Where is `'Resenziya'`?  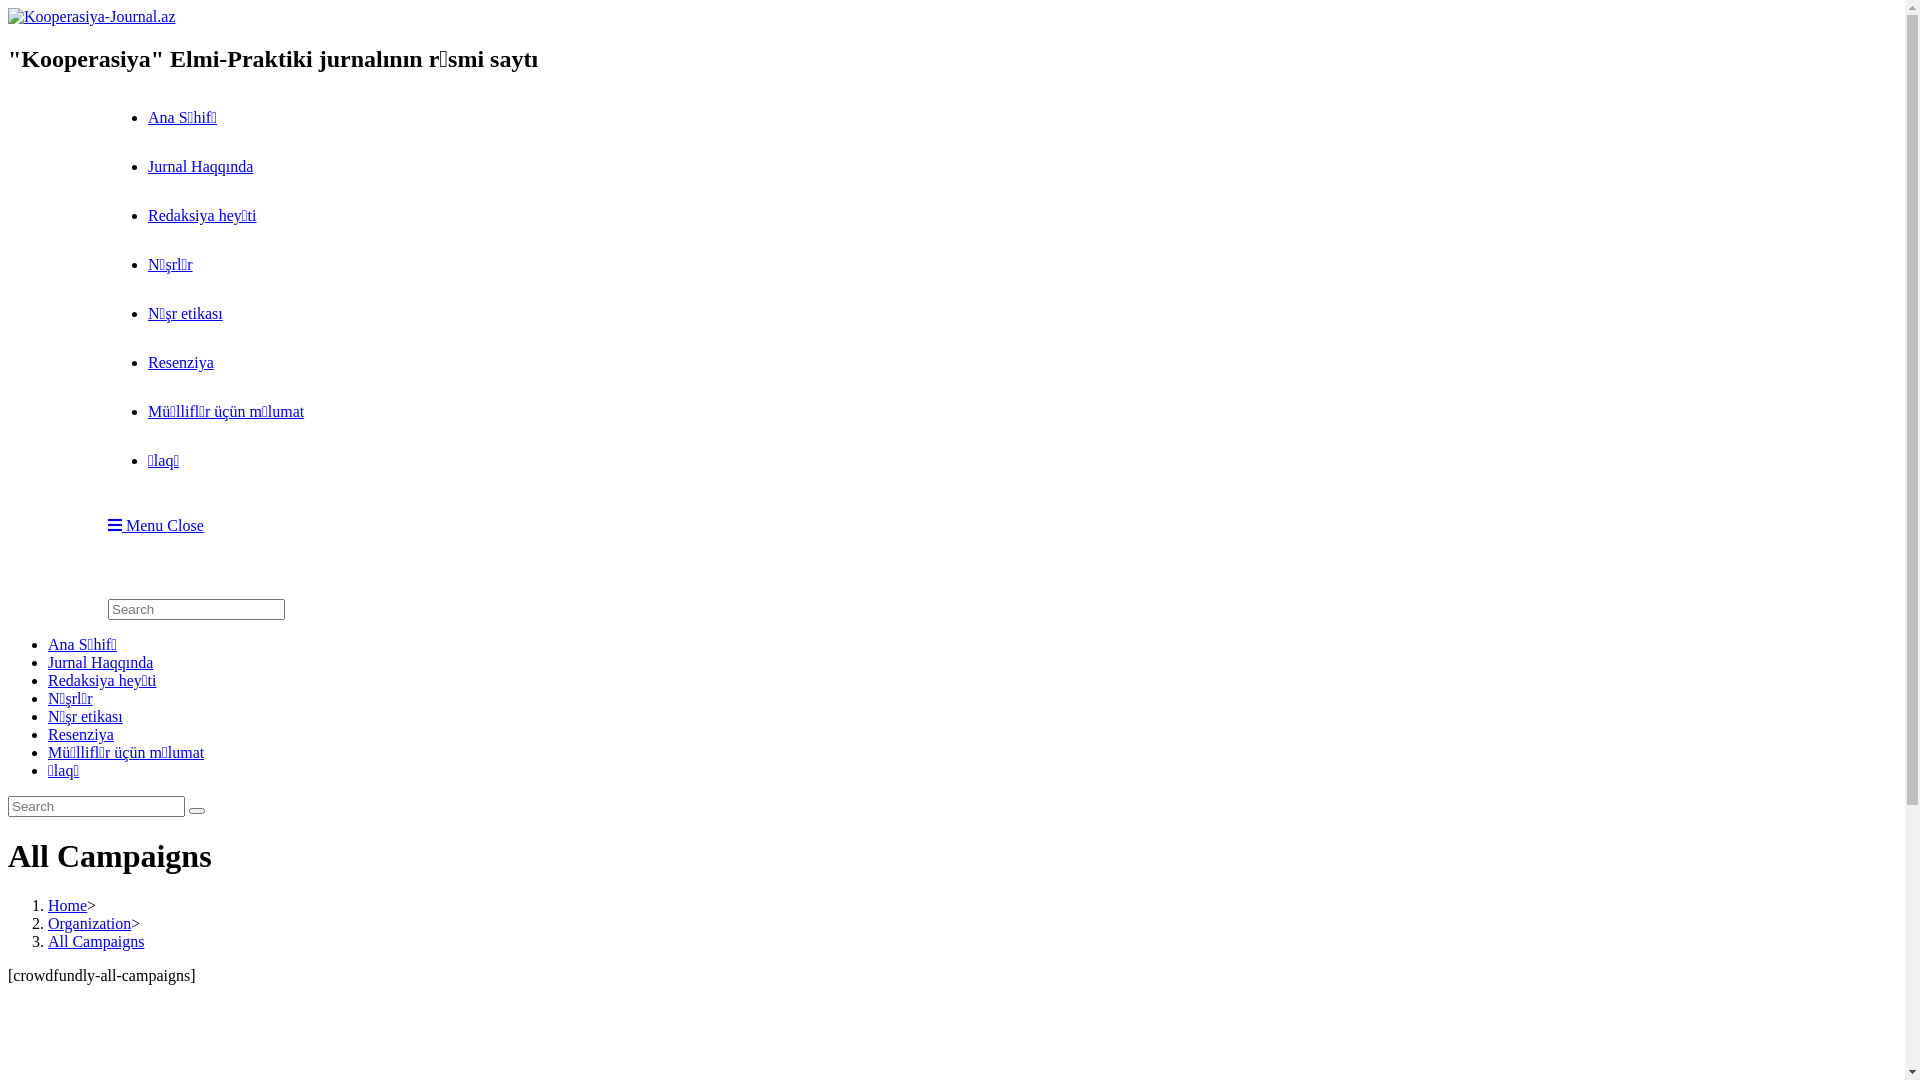
'Resenziya' is located at coordinates (80, 734).